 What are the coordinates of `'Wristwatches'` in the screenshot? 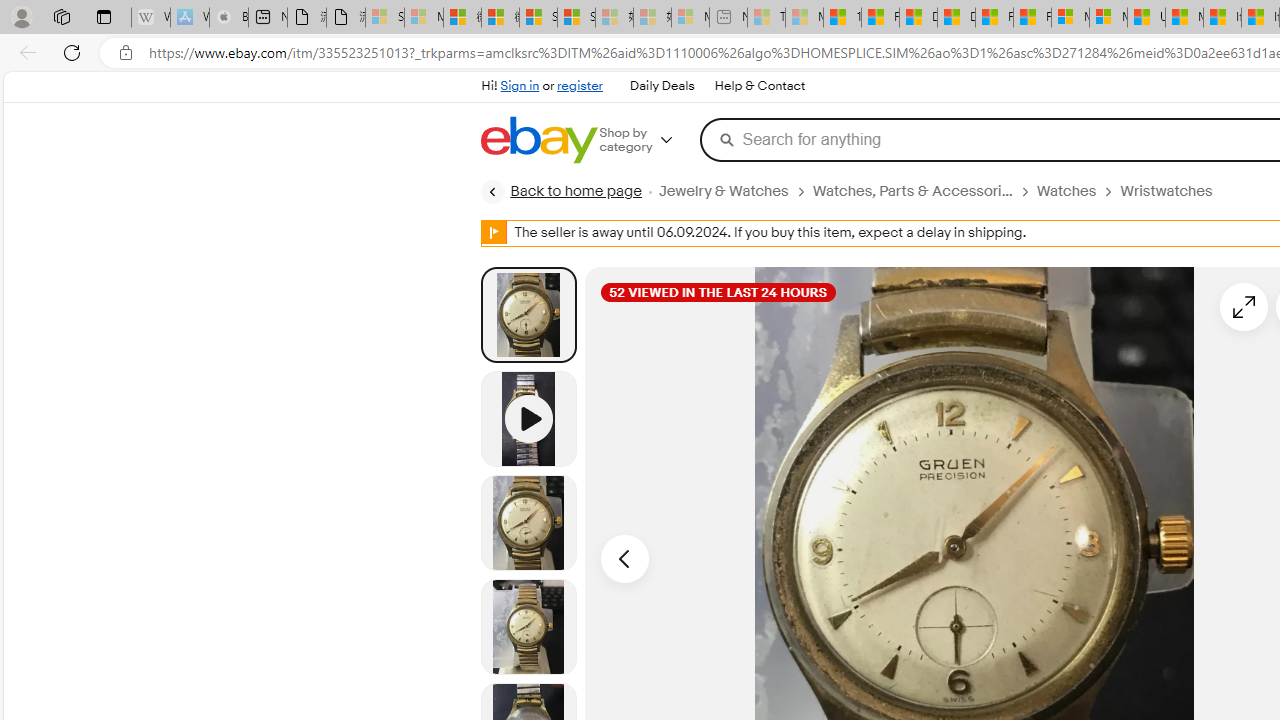 It's located at (1166, 191).